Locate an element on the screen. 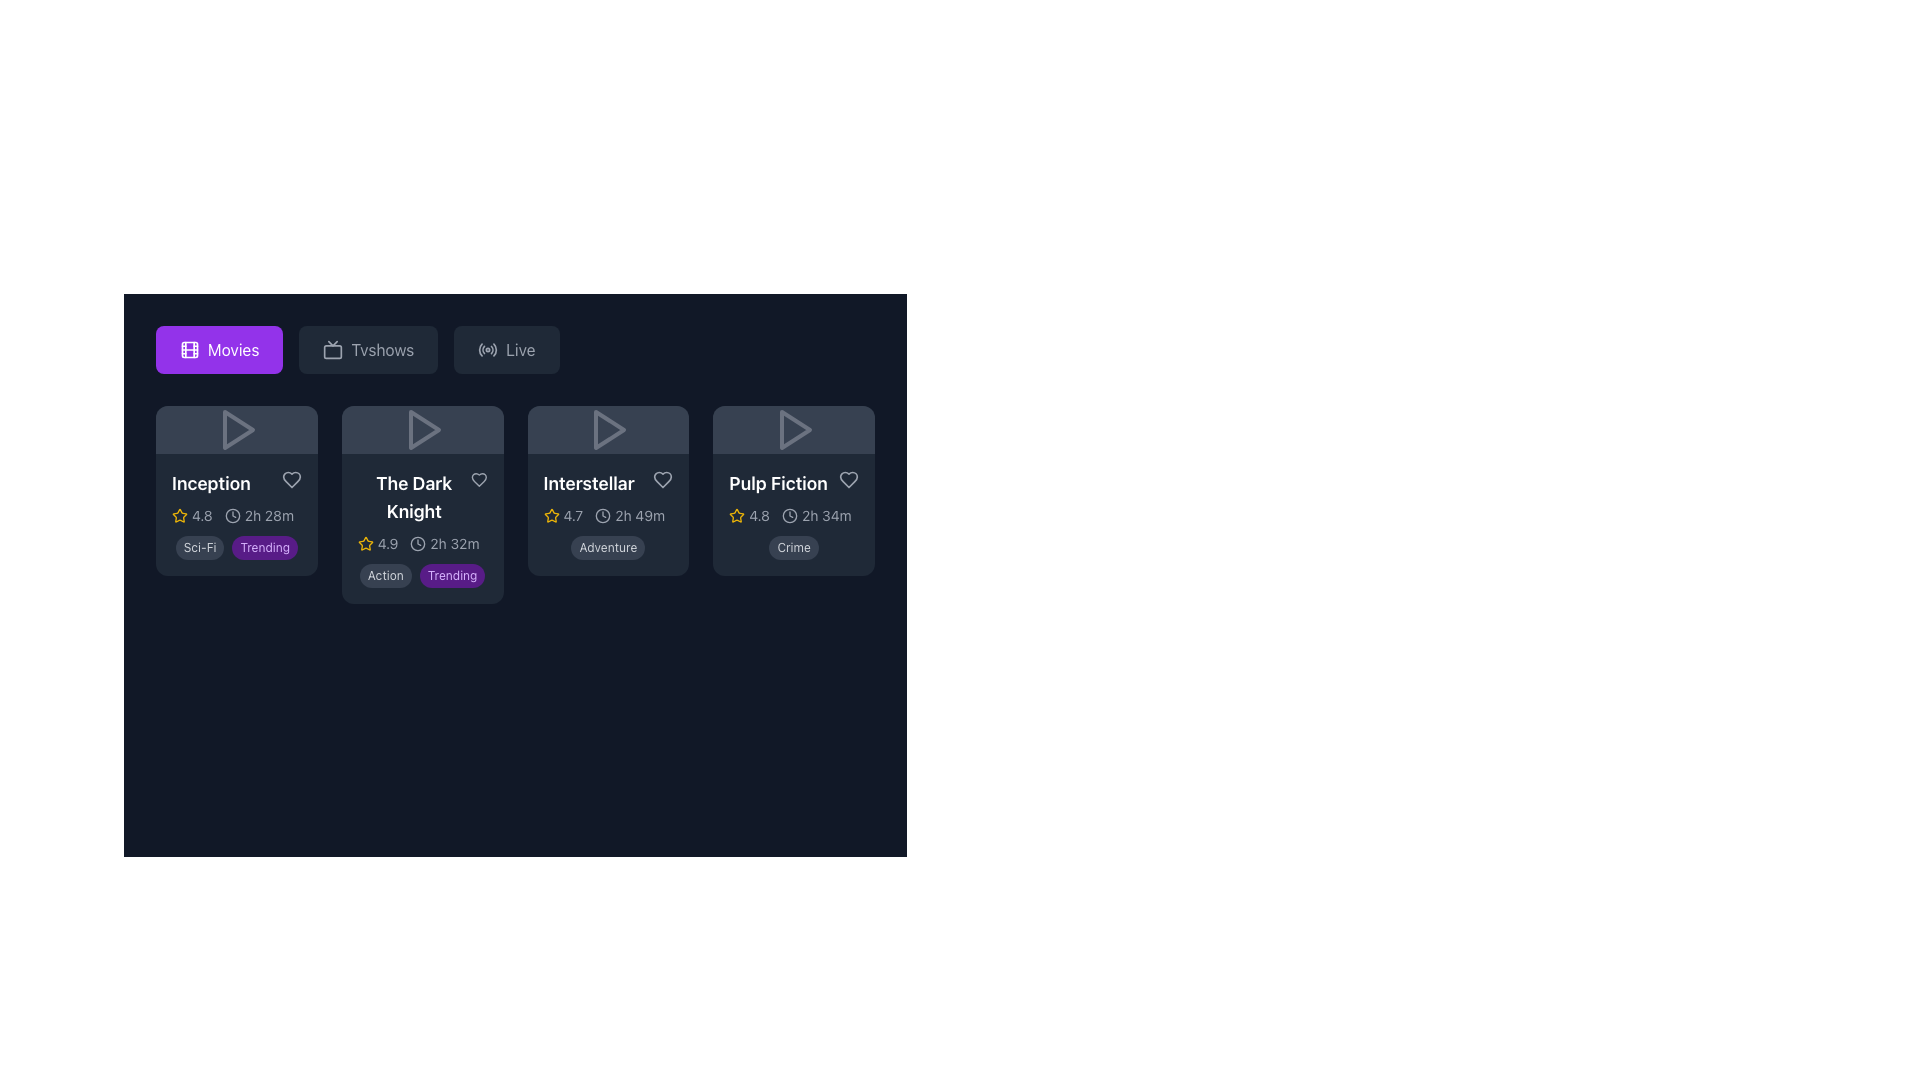 Image resolution: width=1920 pixels, height=1080 pixels. the static text label displaying 'Inception' in bold white font, located at the top-left corner of the first movie selection card in a grid layout is located at coordinates (211, 483).